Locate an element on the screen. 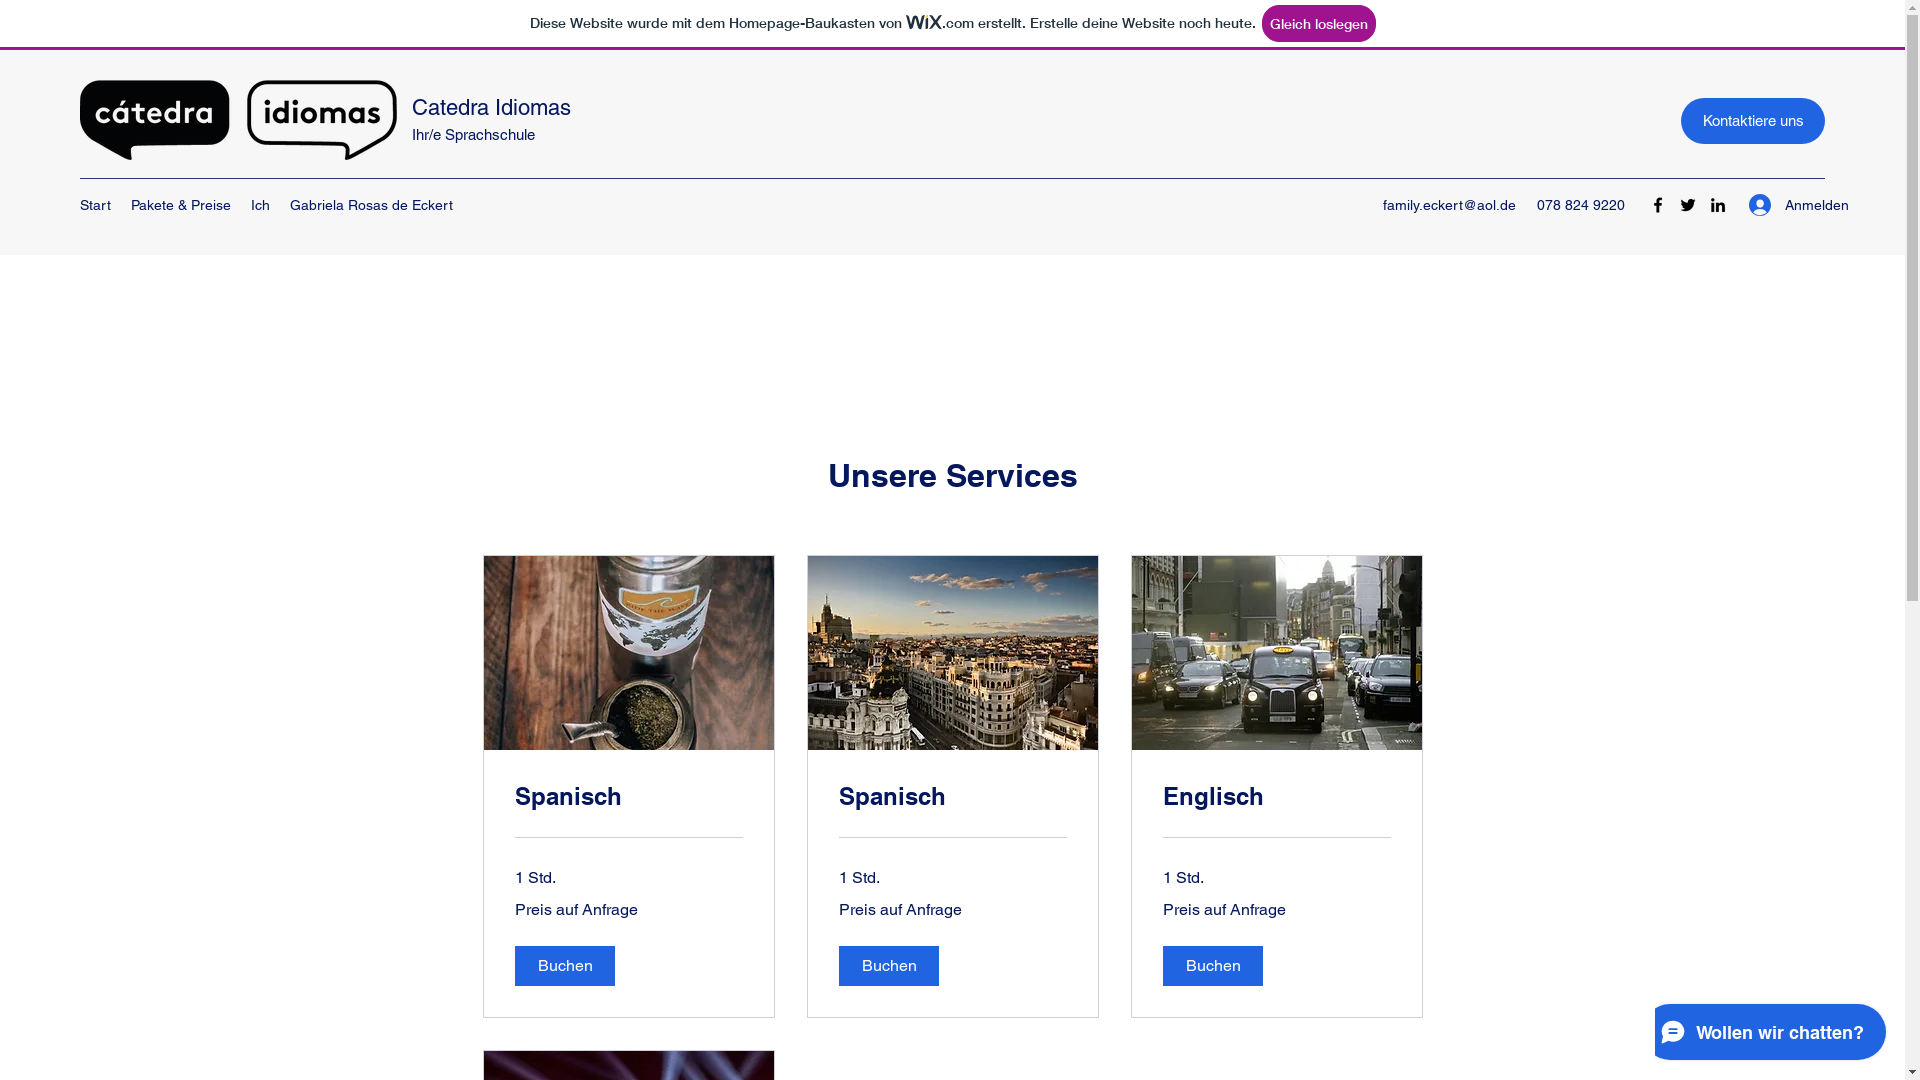 Image resolution: width=1920 pixels, height=1080 pixels. 'Ich' is located at coordinates (259, 205).